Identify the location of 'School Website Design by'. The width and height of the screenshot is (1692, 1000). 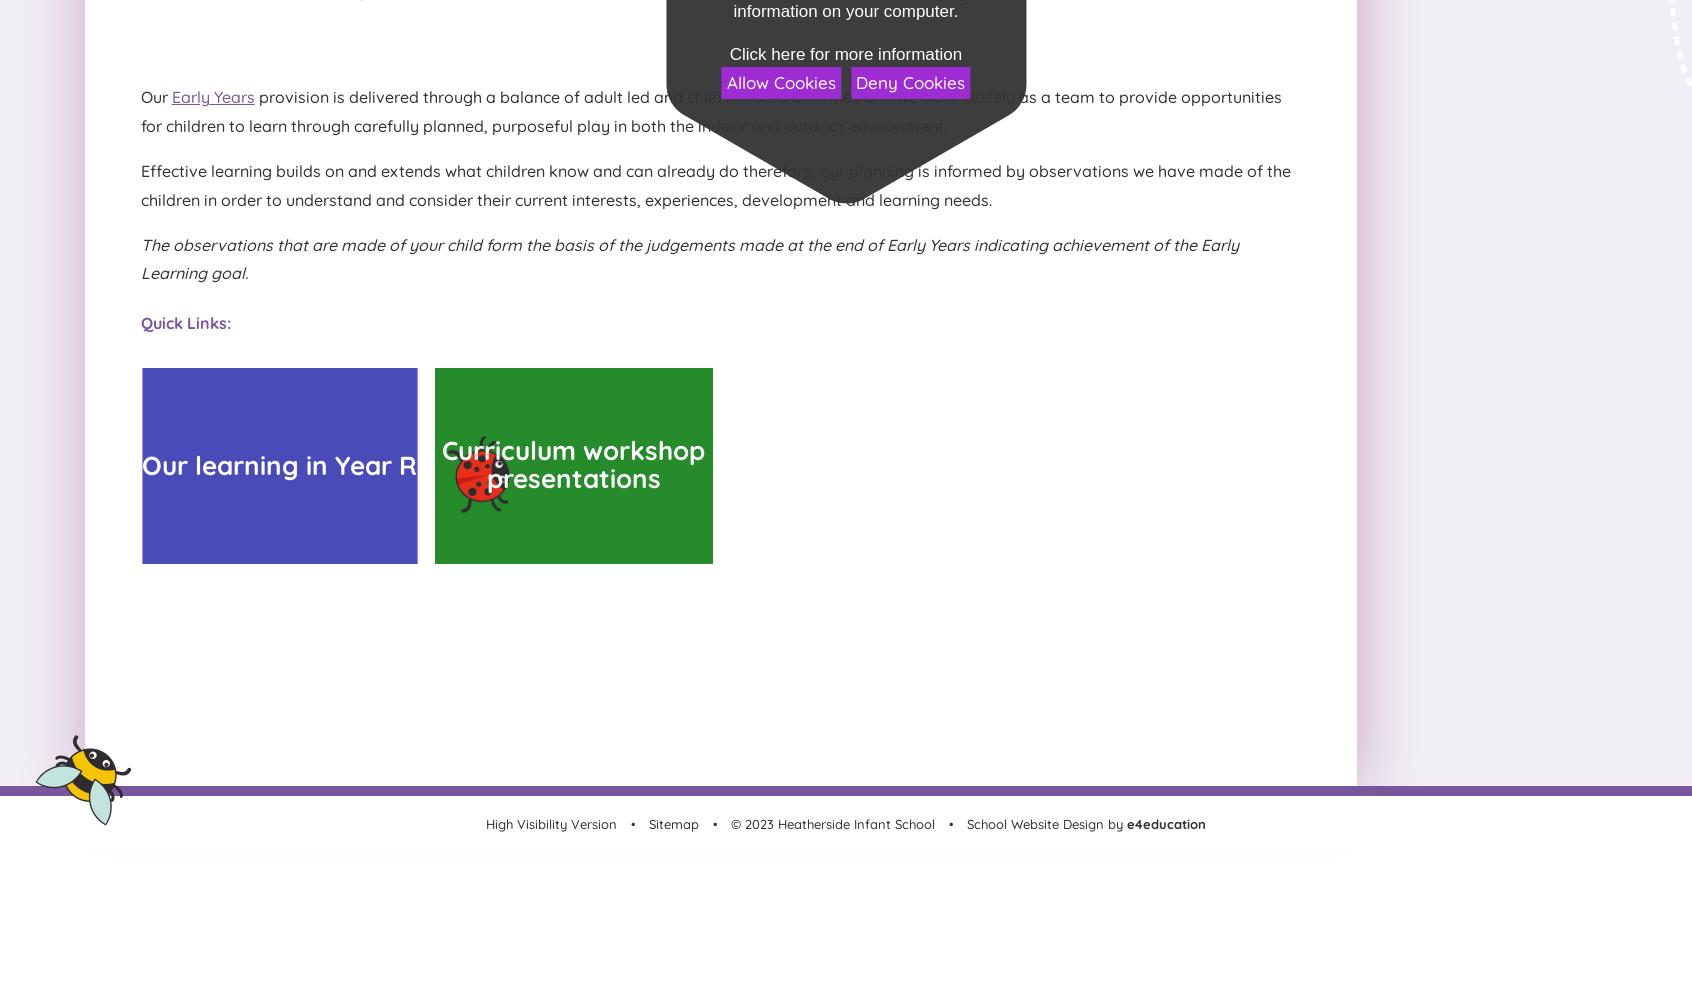
(1043, 822).